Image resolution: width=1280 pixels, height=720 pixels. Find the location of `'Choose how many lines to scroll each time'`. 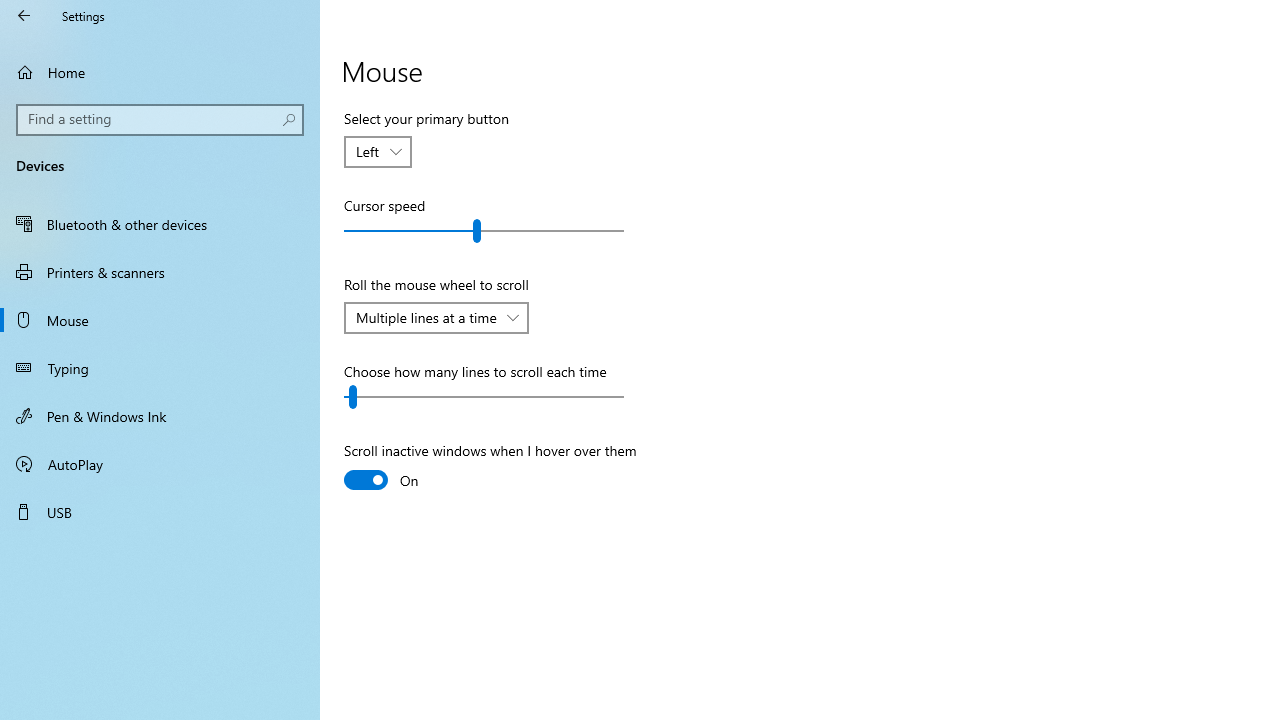

'Choose how many lines to scroll each time' is located at coordinates (484, 397).